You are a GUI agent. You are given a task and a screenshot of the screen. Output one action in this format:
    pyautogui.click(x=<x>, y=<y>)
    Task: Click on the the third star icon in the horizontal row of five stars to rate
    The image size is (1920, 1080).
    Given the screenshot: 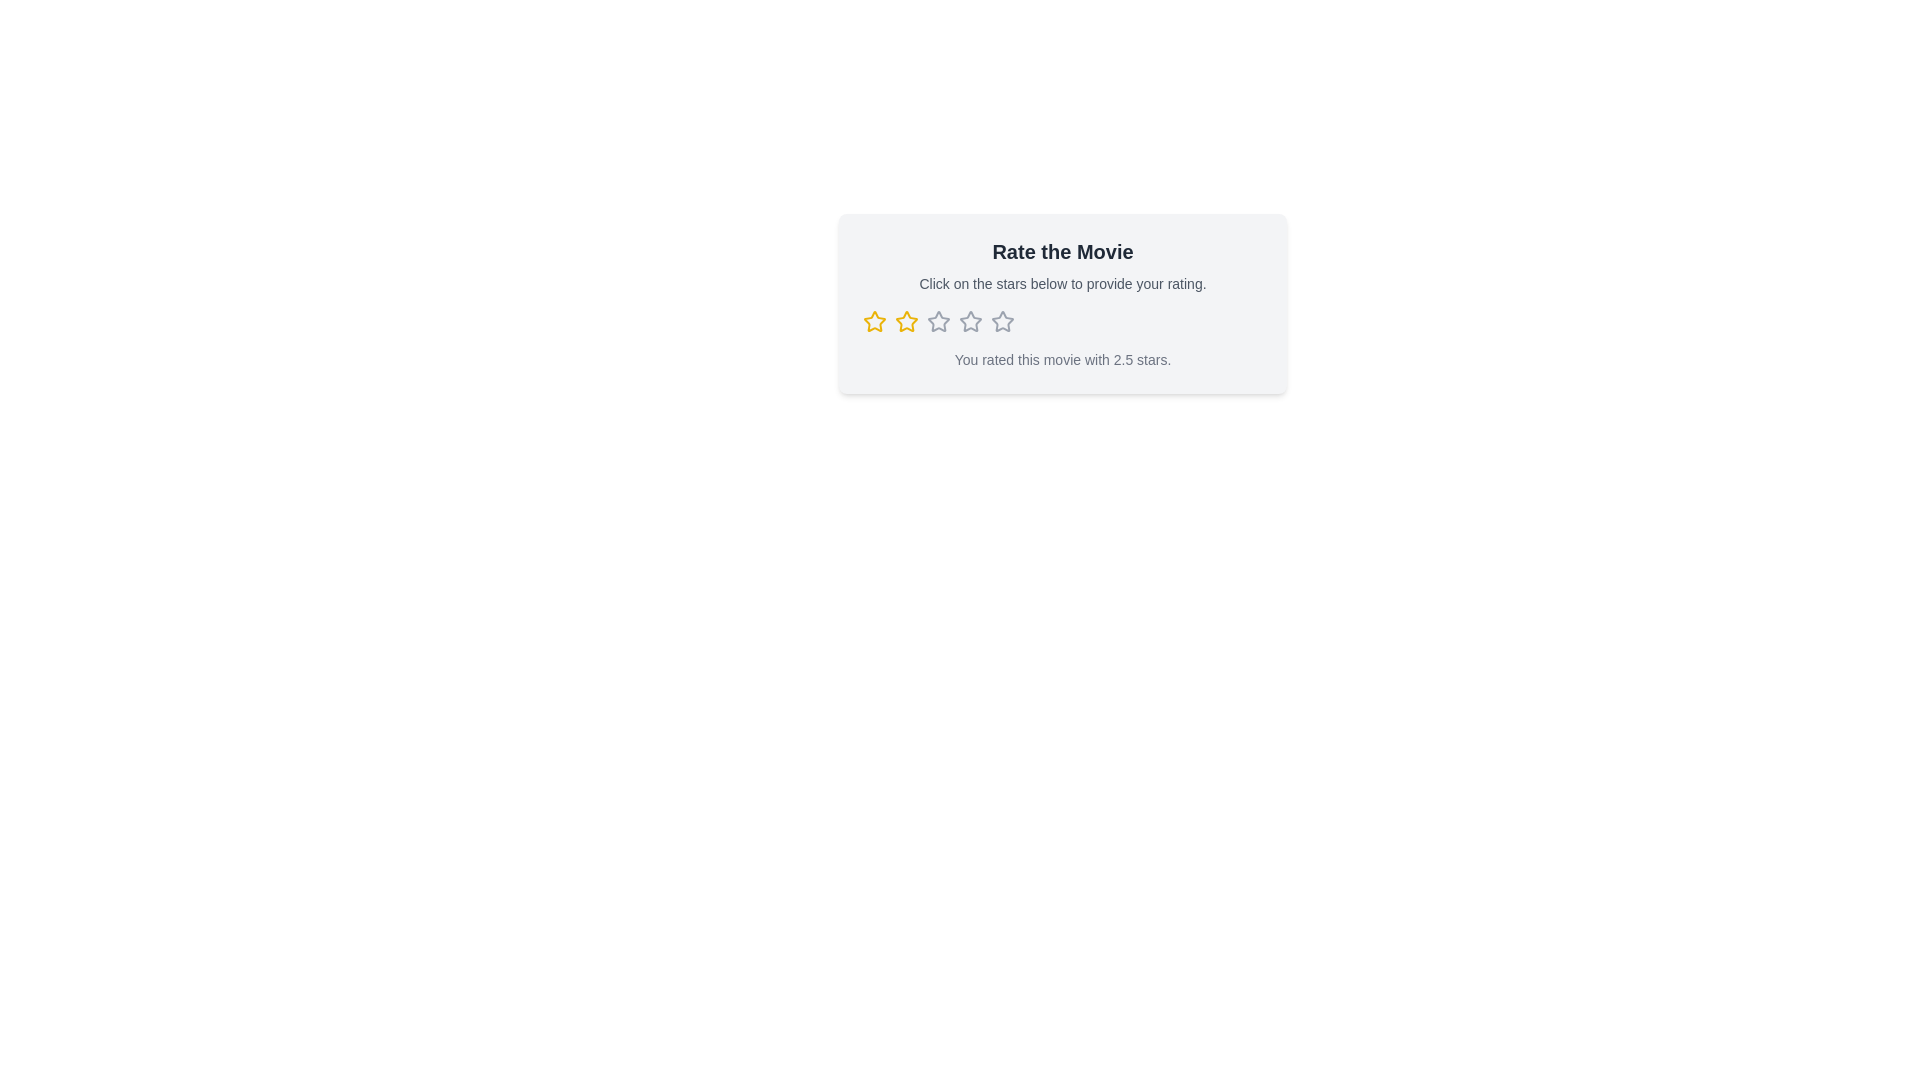 What is the action you would take?
    pyautogui.click(x=1003, y=320)
    